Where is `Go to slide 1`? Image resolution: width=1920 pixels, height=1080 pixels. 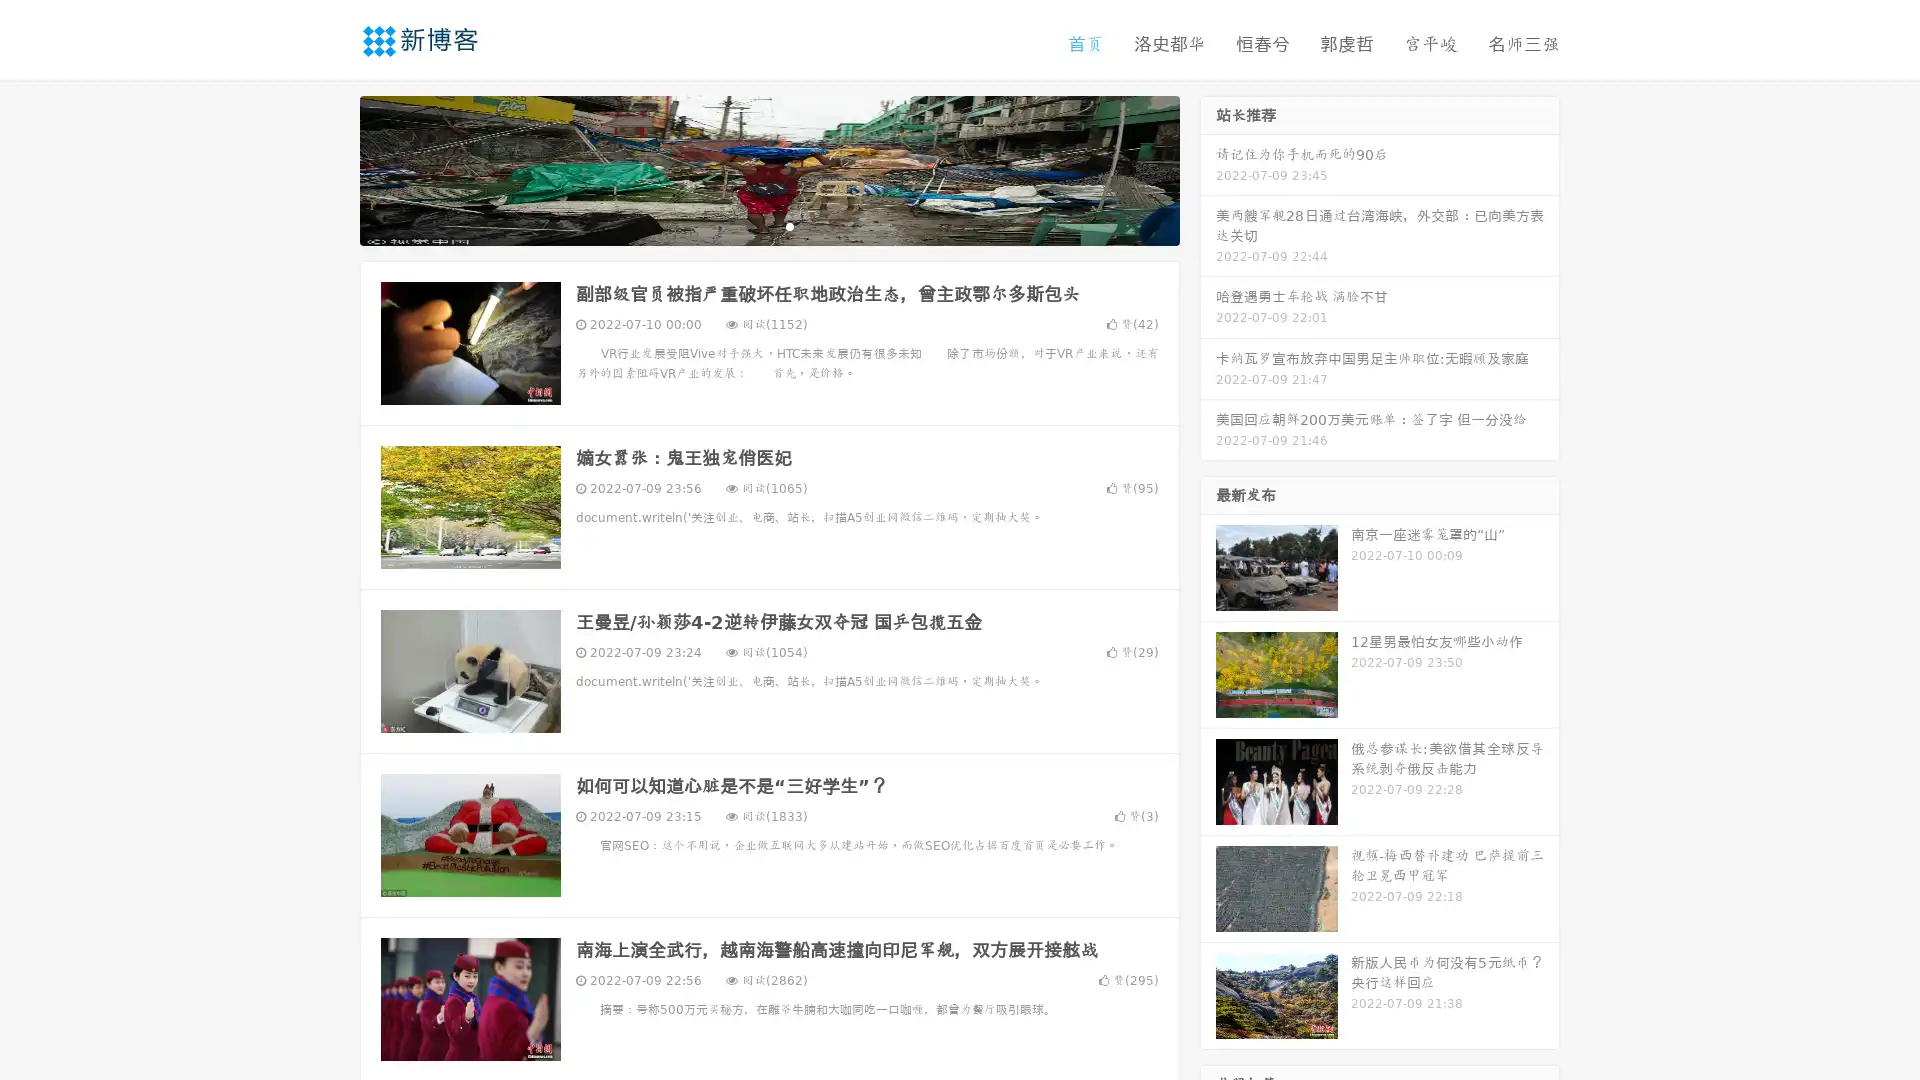
Go to slide 1 is located at coordinates (748, 225).